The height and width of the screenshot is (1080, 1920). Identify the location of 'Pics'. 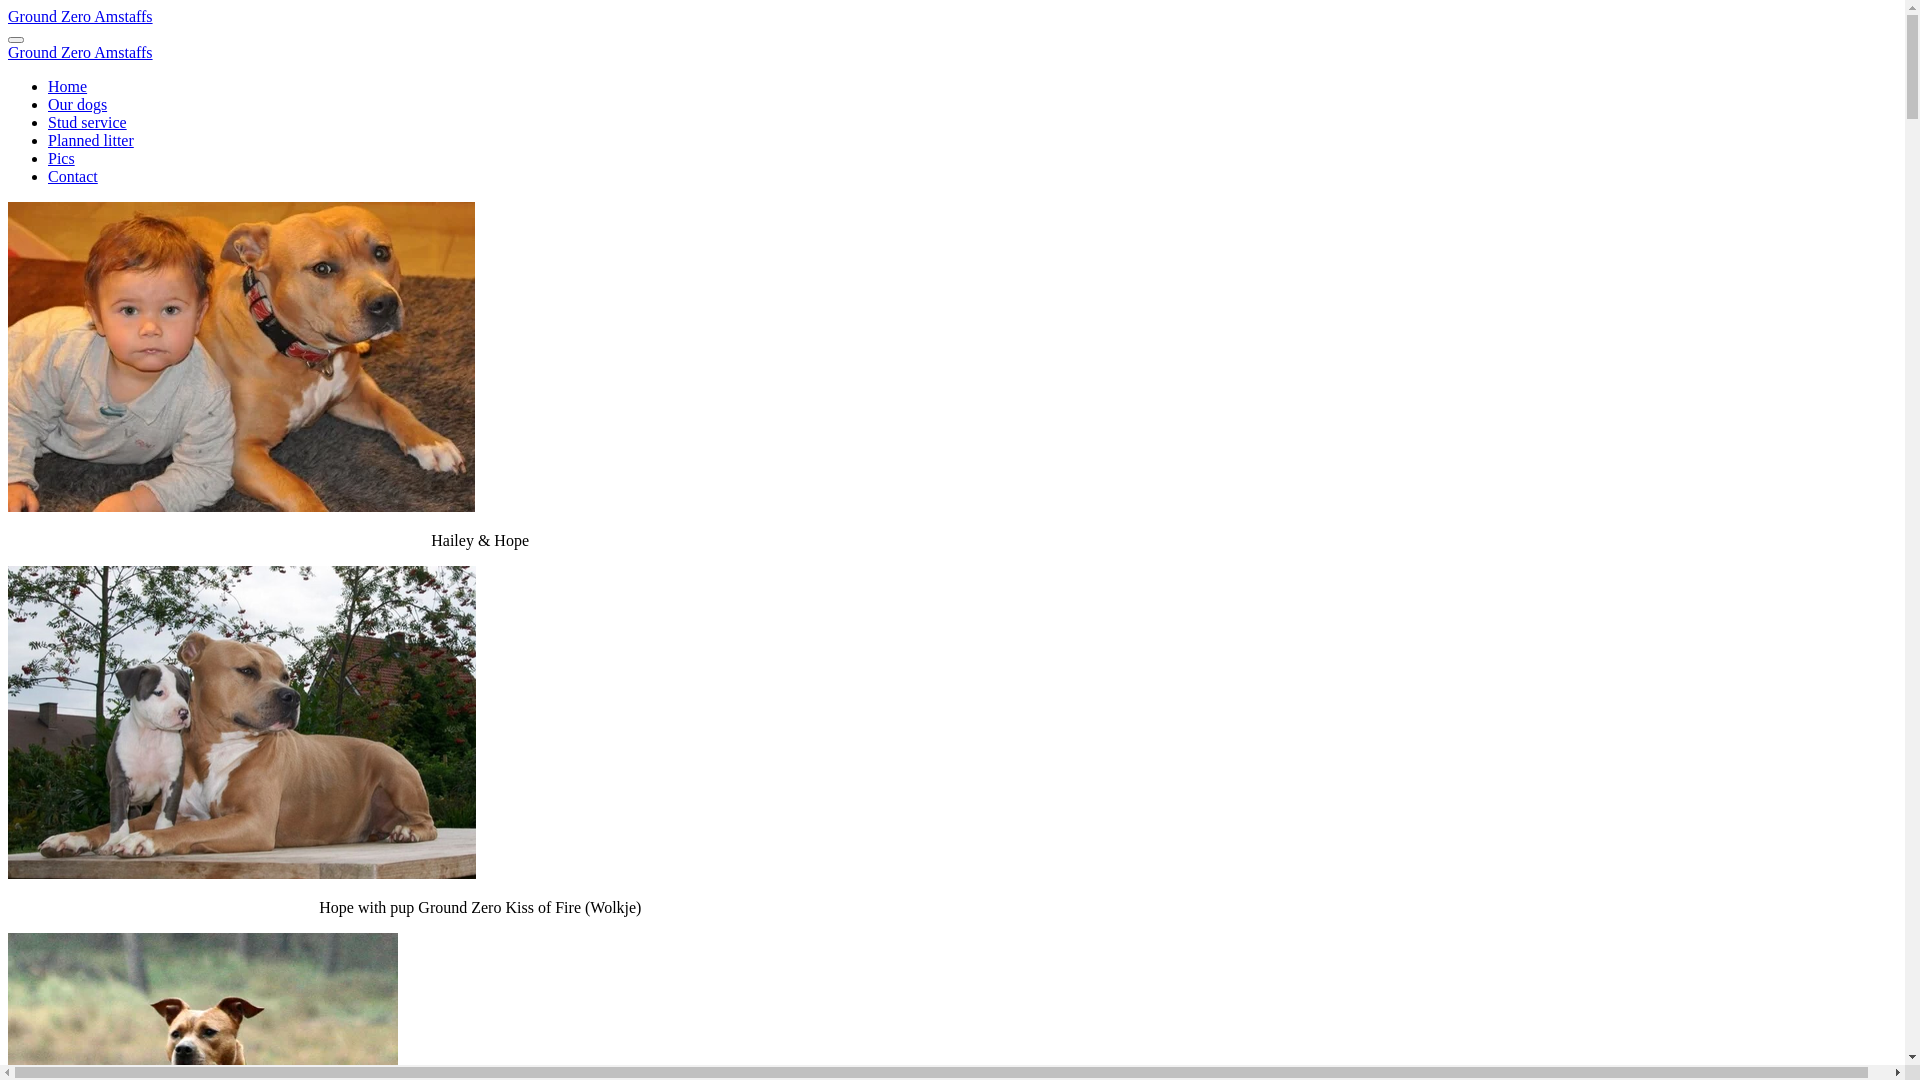
(61, 157).